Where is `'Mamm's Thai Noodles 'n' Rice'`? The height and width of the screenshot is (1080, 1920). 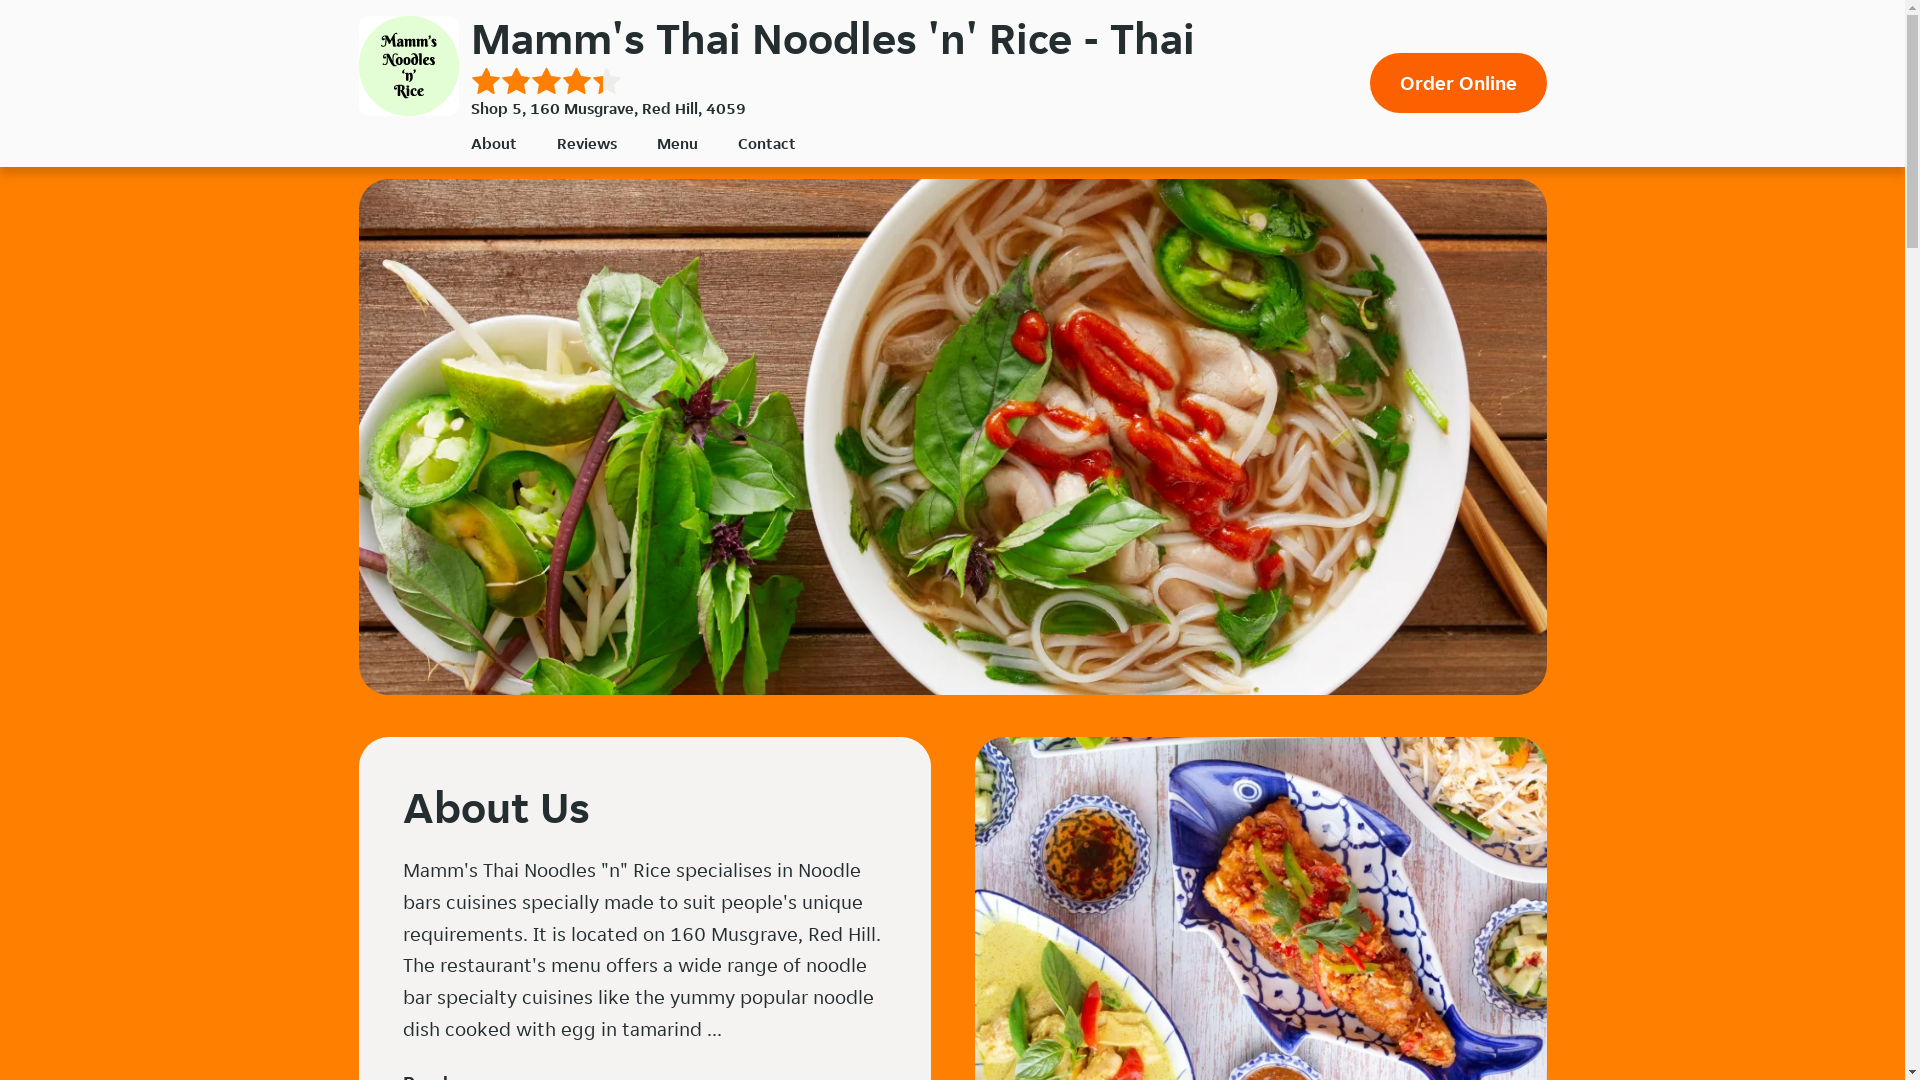
'Mamm's Thai Noodles 'n' Rice' is located at coordinates (358, 64).